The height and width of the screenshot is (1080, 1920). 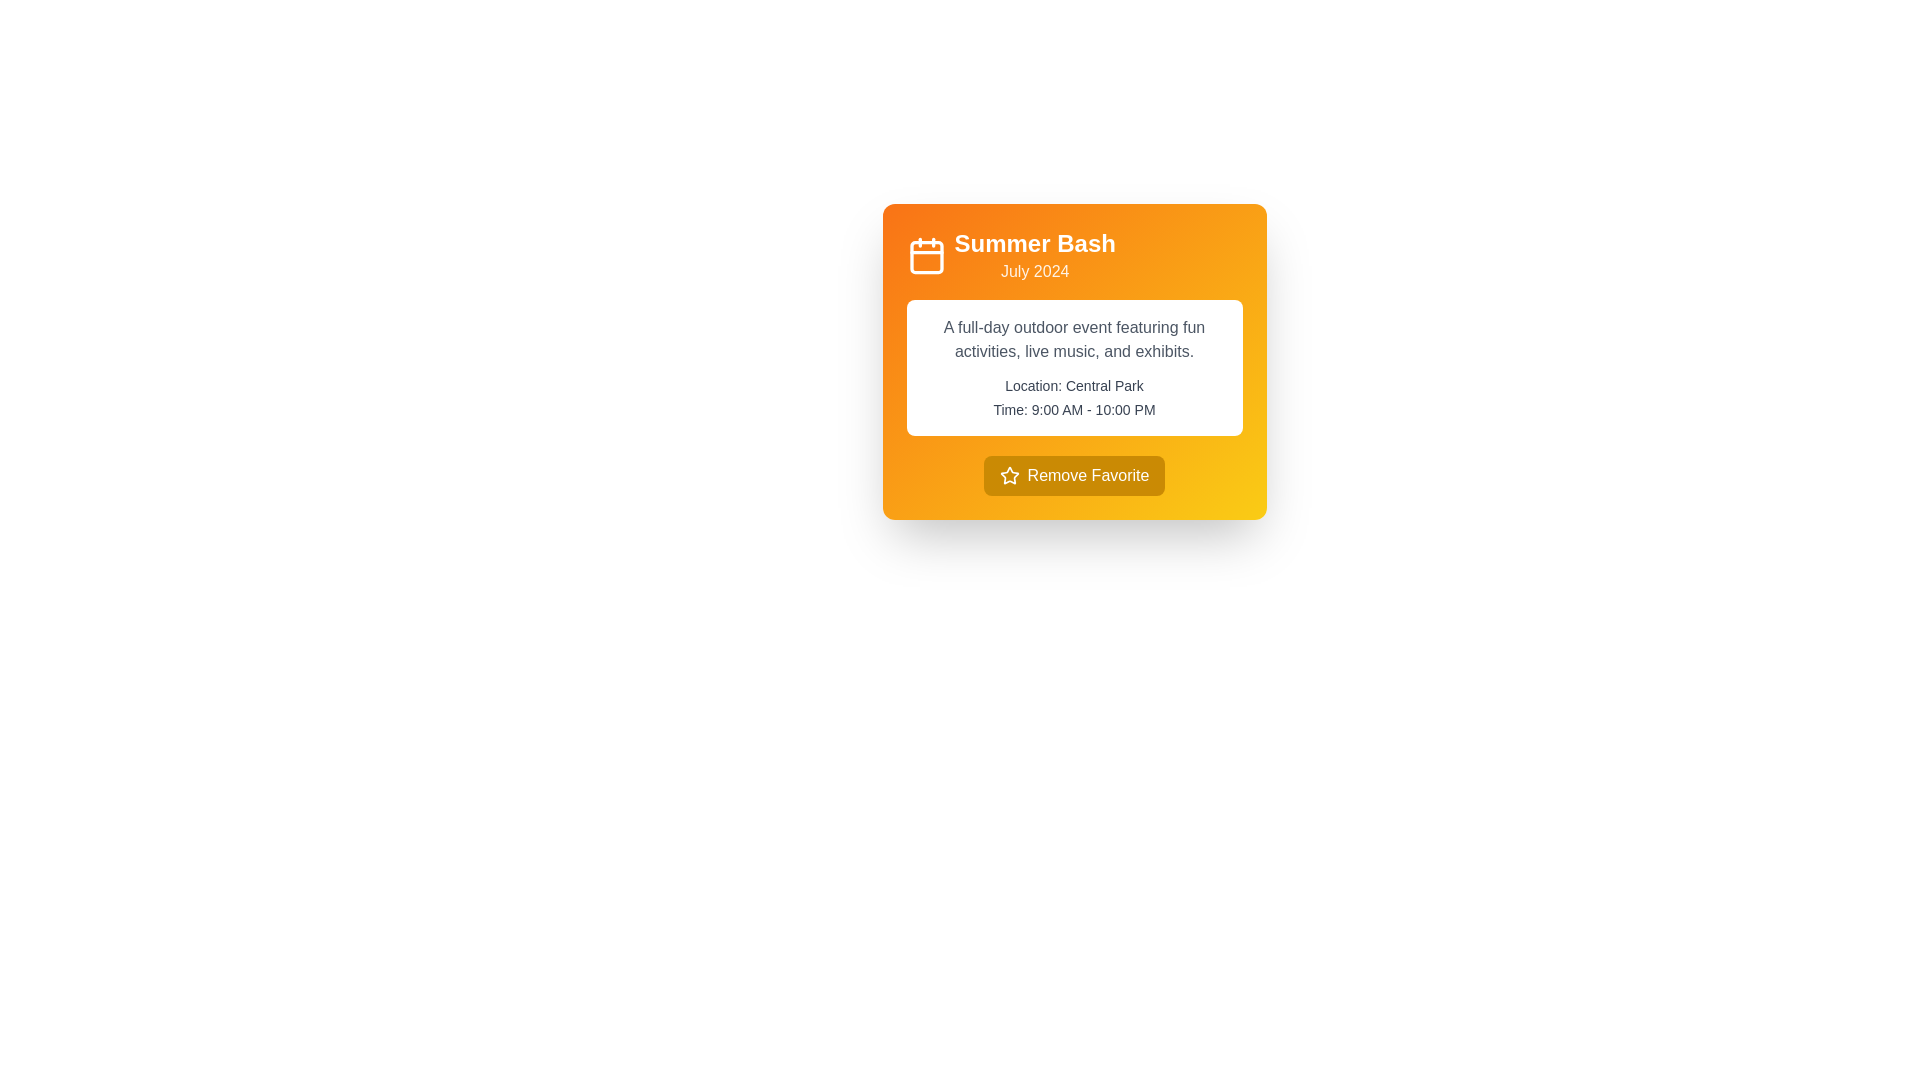 What do you see at coordinates (1073, 475) in the screenshot?
I see `the 'Remove Favorite' button, which has a golden-yellow background and is located at the bottom of the 'Summer Bash' card` at bounding box center [1073, 475].